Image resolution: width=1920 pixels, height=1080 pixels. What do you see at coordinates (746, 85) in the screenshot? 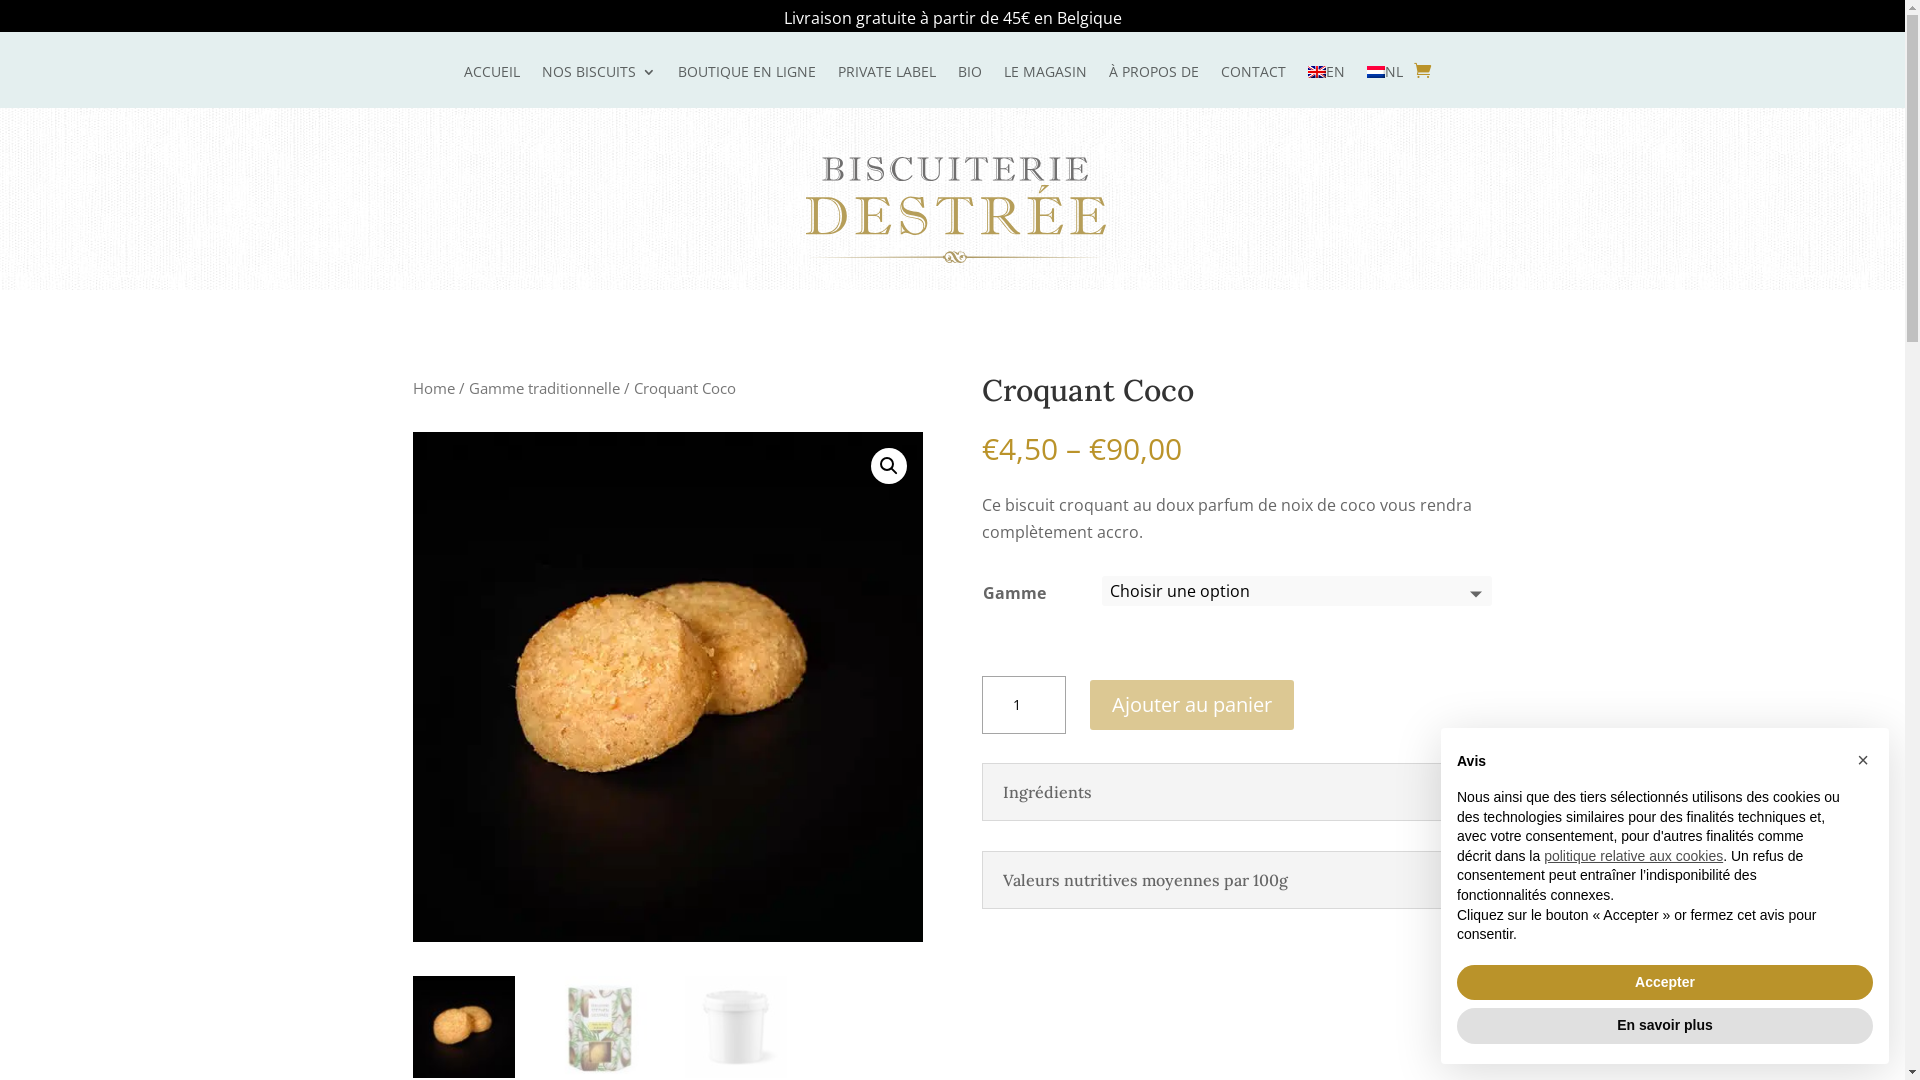
I see `'BOUTIQUE EN LIGNE'` at bounding box center [746, 85].